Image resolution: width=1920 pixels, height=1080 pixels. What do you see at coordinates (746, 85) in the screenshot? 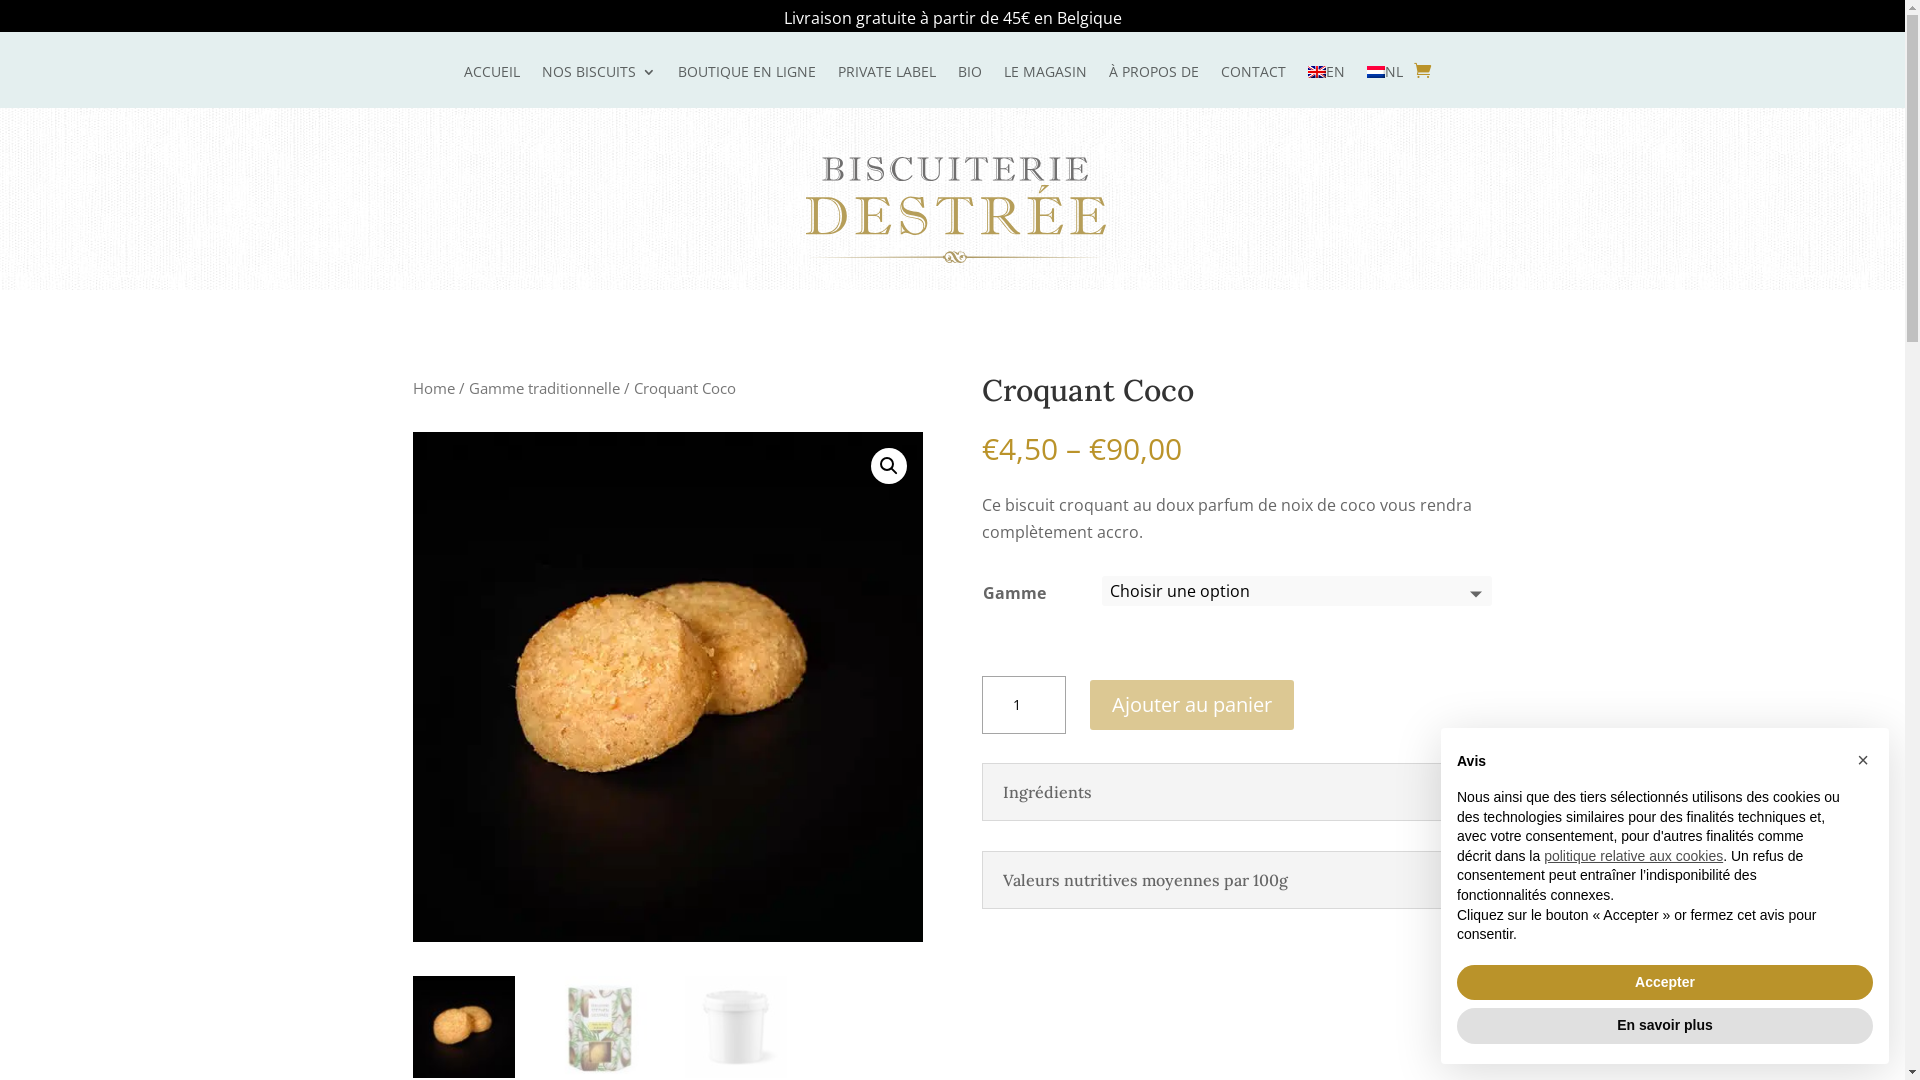
I see `'BOUTIQUE EN LIGNE'` at bounding box center [746, 85].